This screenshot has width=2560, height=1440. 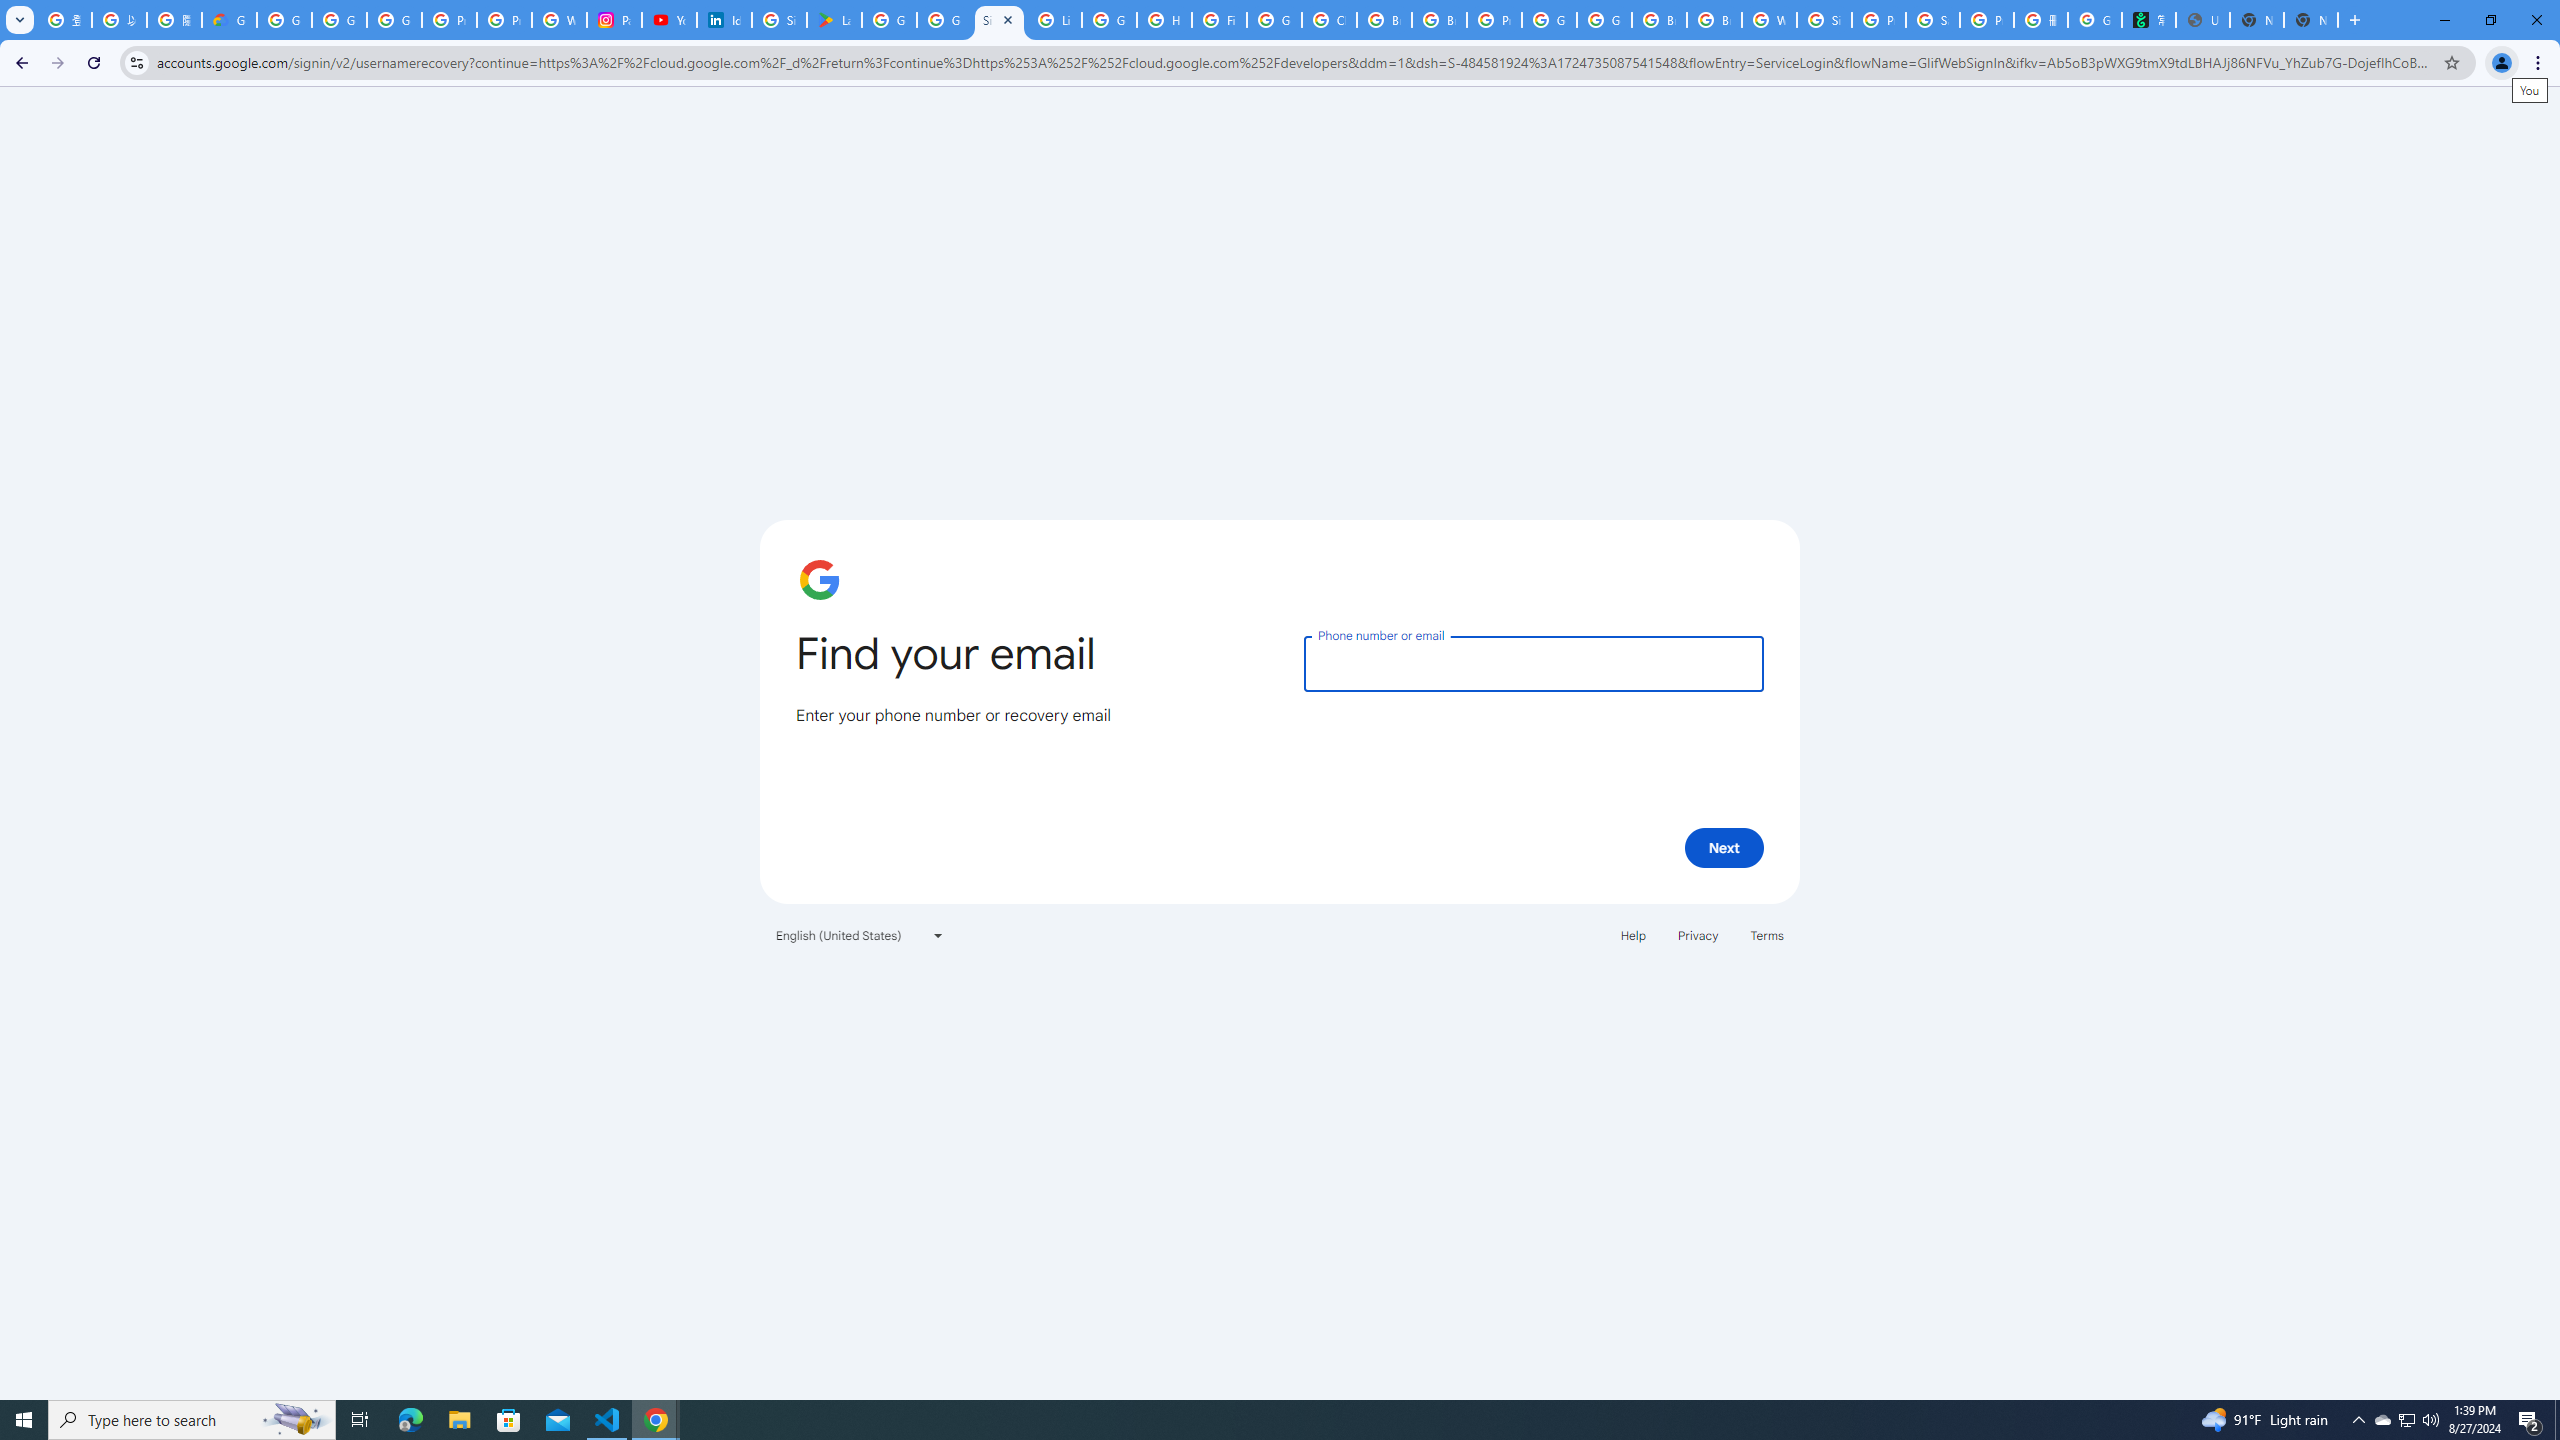 What do you see at coordinates (833, 19) in the screenshot?
I see `'Last Shelter: Survival - Apps on Google Play'` at bounding box center [833, 19].